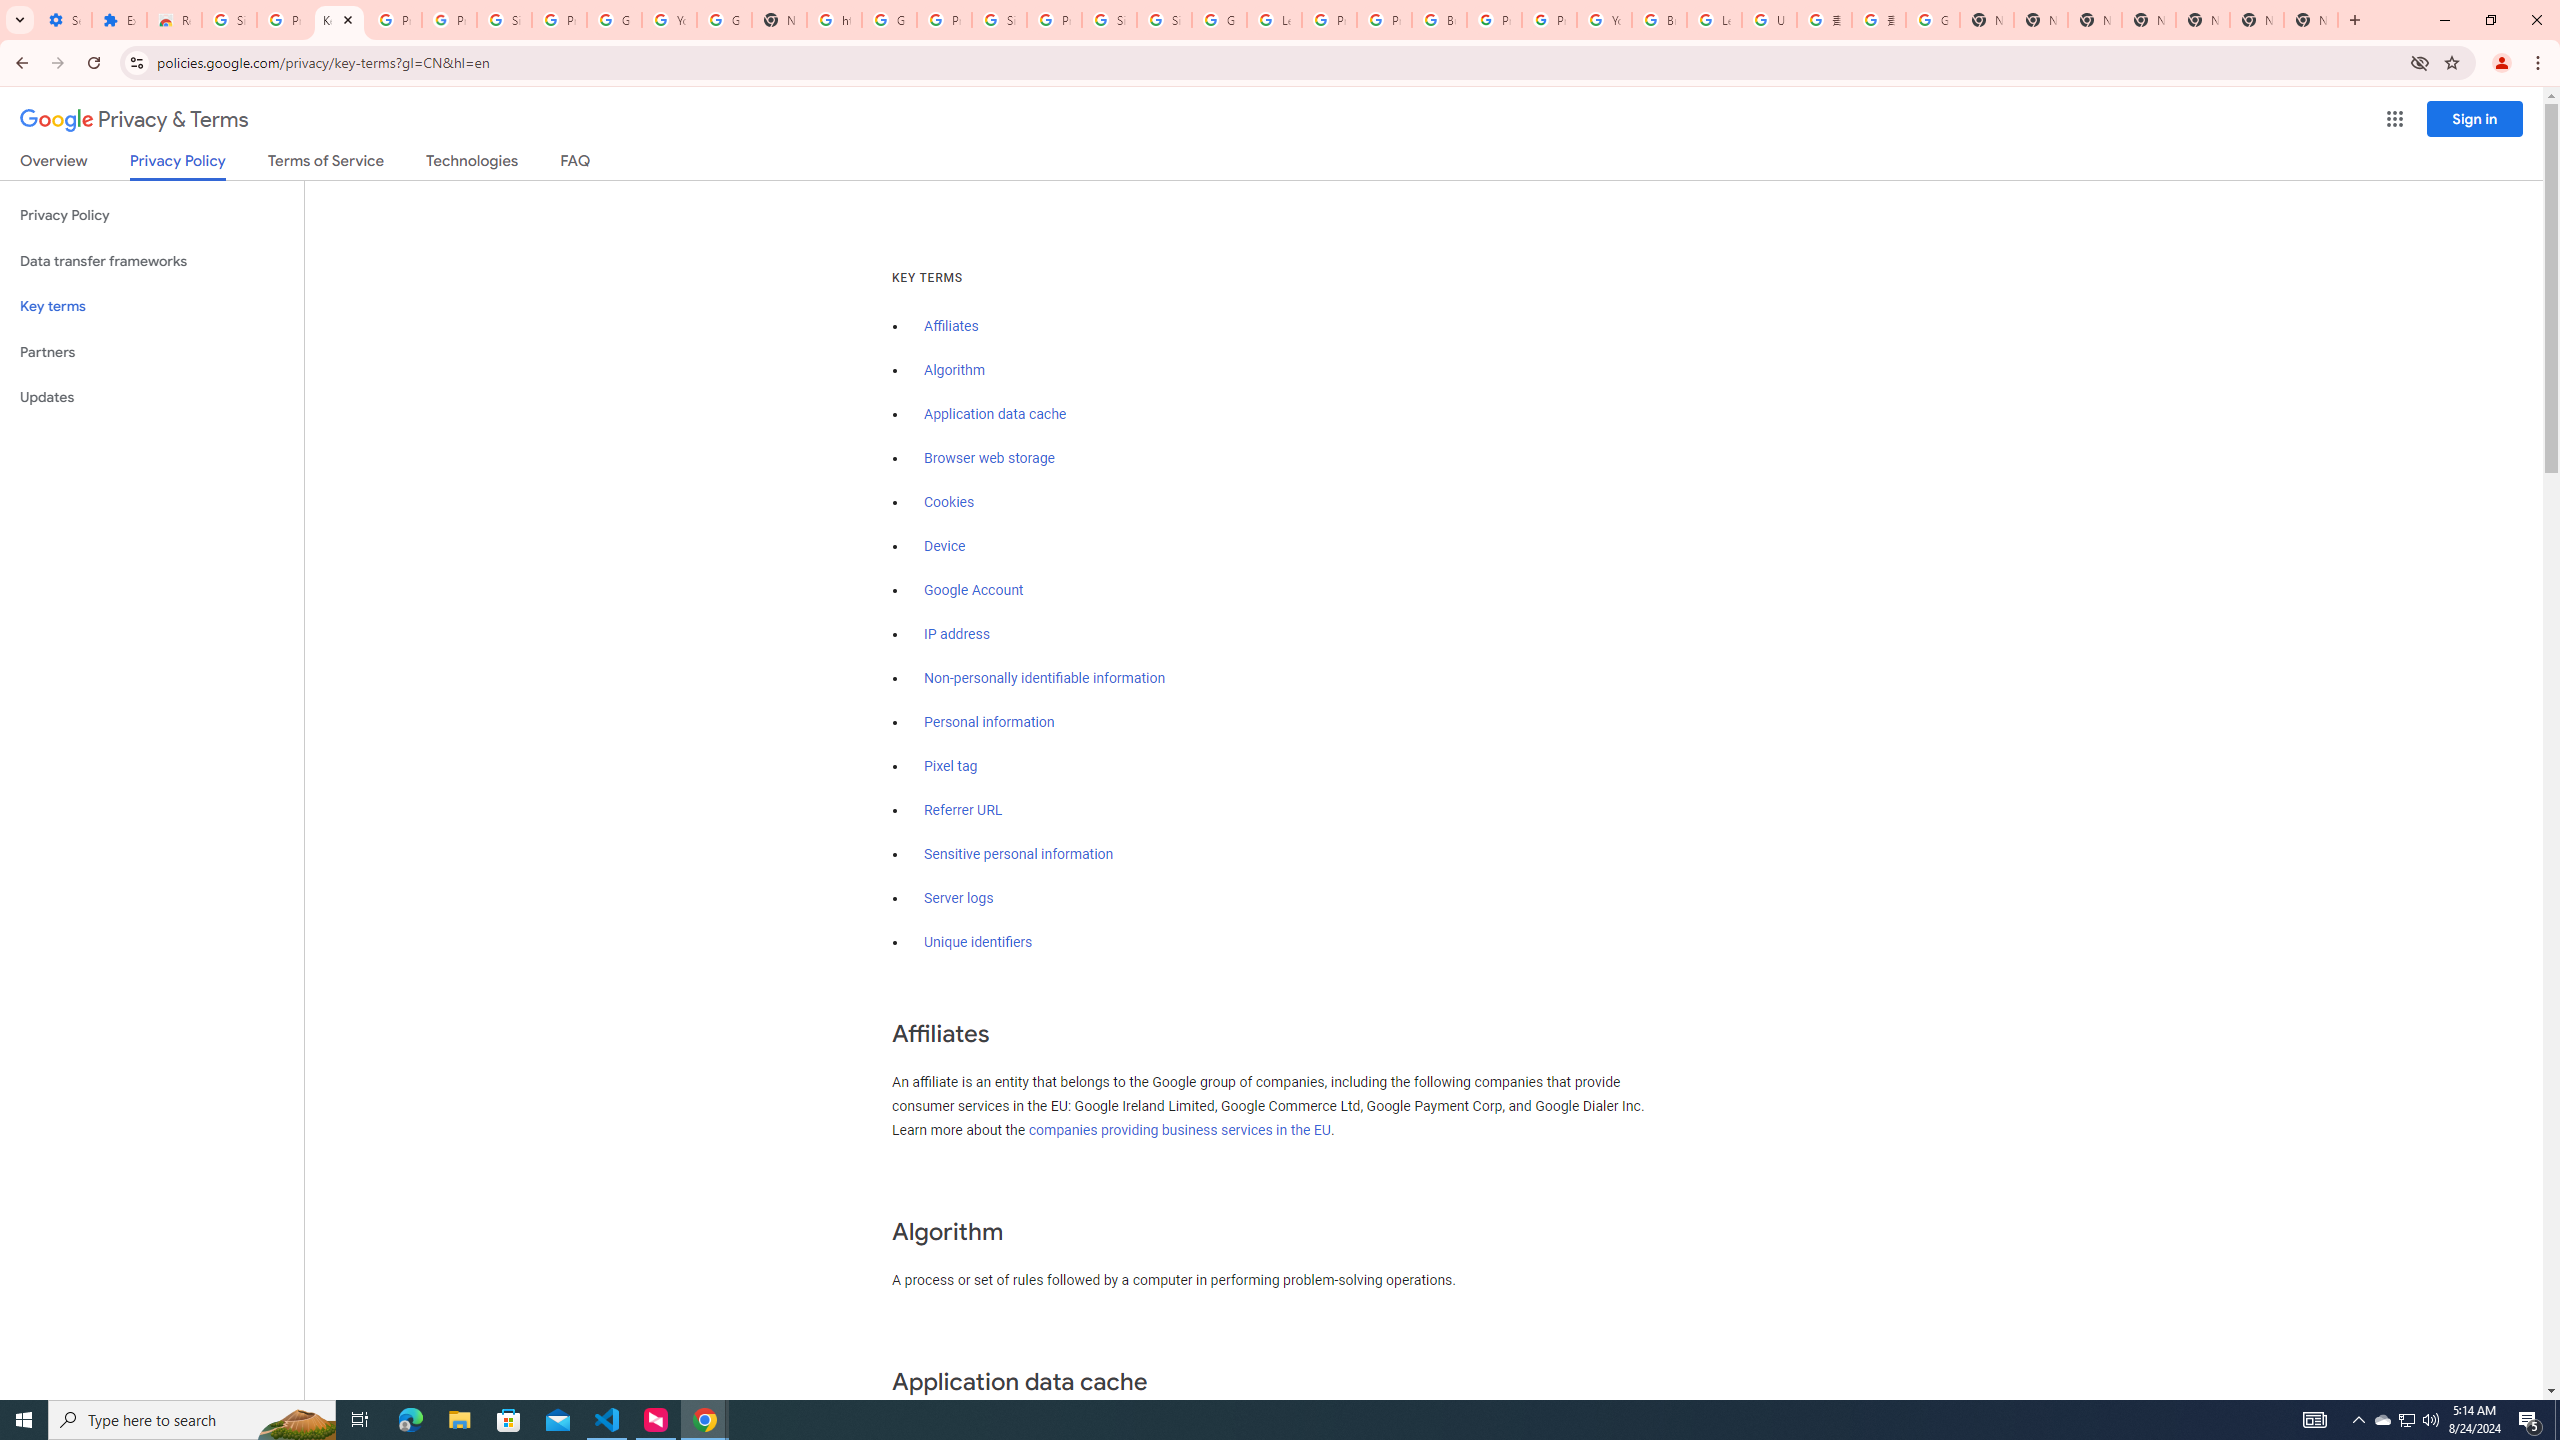 Image resolution: width=2560 pixels, height=1440 pixels. What do you see at coordinates (943, 547) in the screenshot?
I see `'Device'` at bounding box center [943, 547].